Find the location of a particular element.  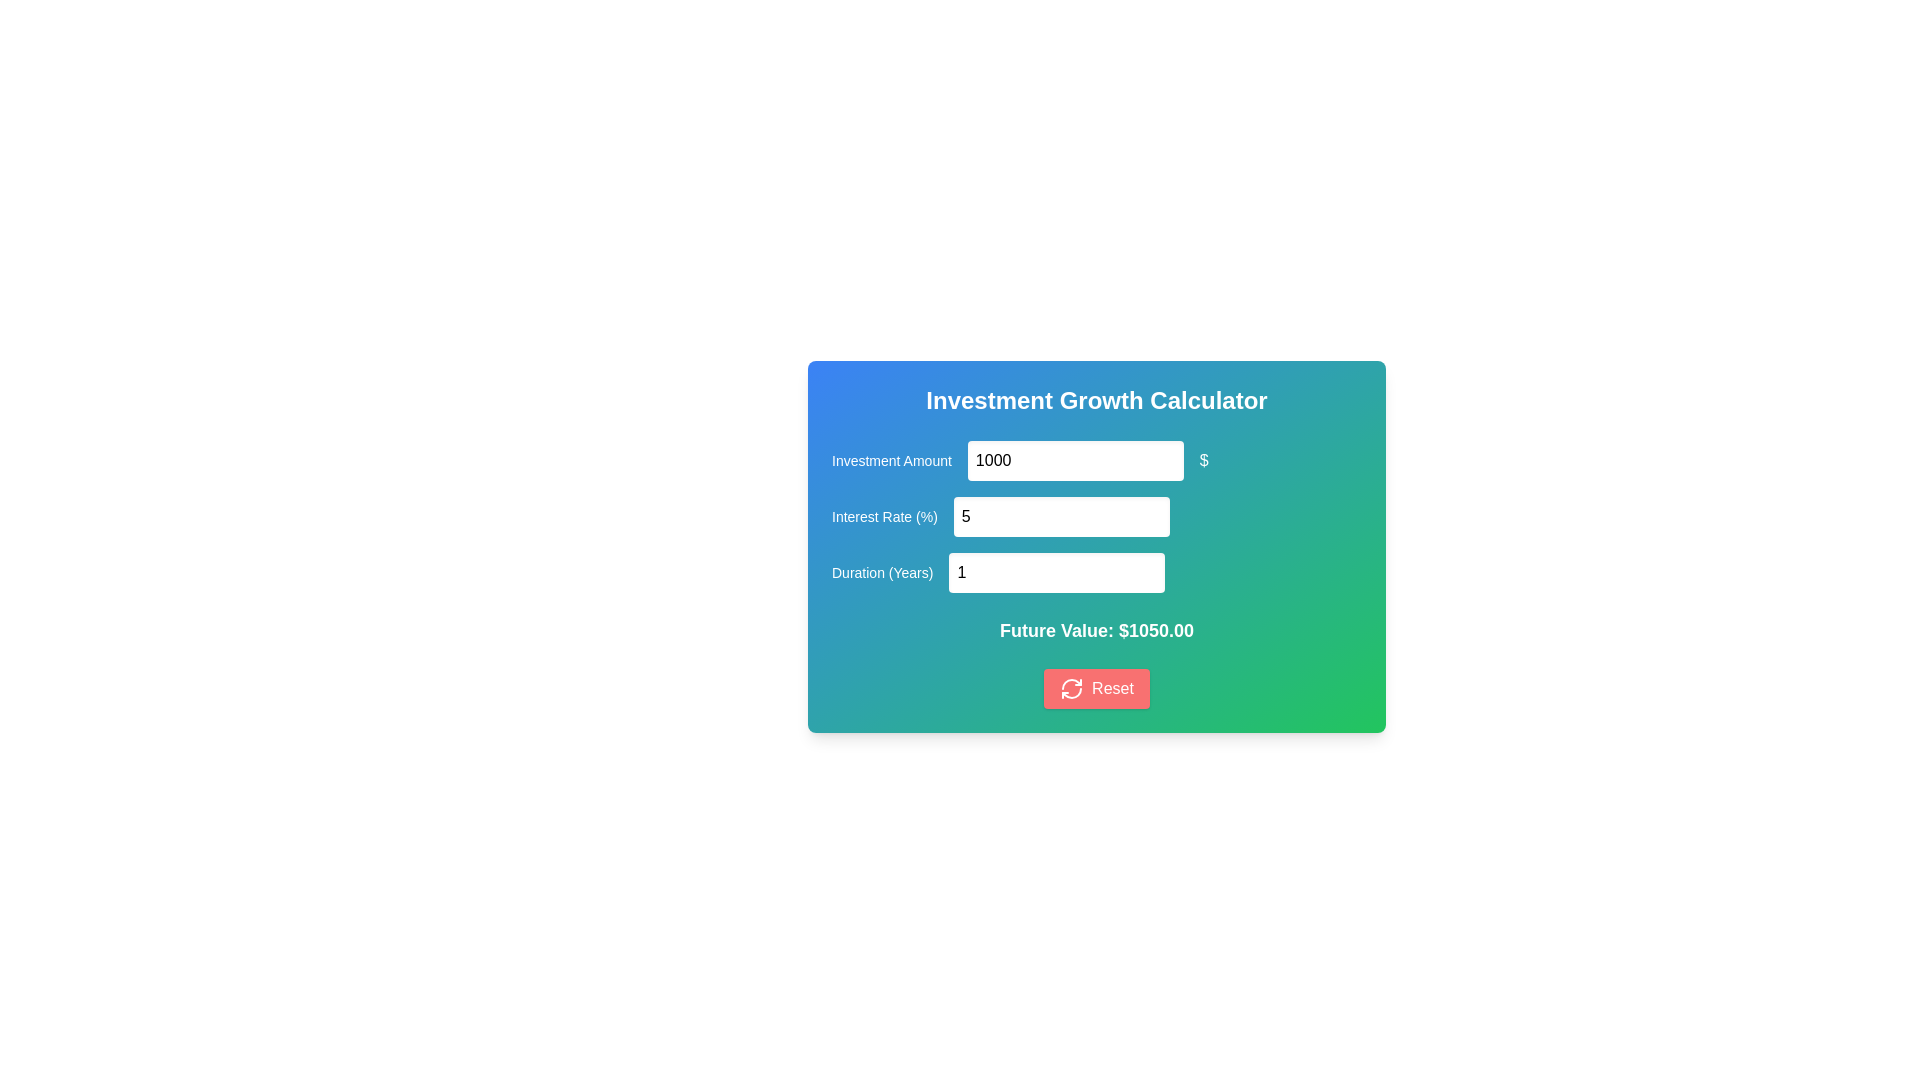

the Text Label that indicates the investment amount input field, positioned at the upper left corner of the financial calculator panel is located at coordinates (890, 461).